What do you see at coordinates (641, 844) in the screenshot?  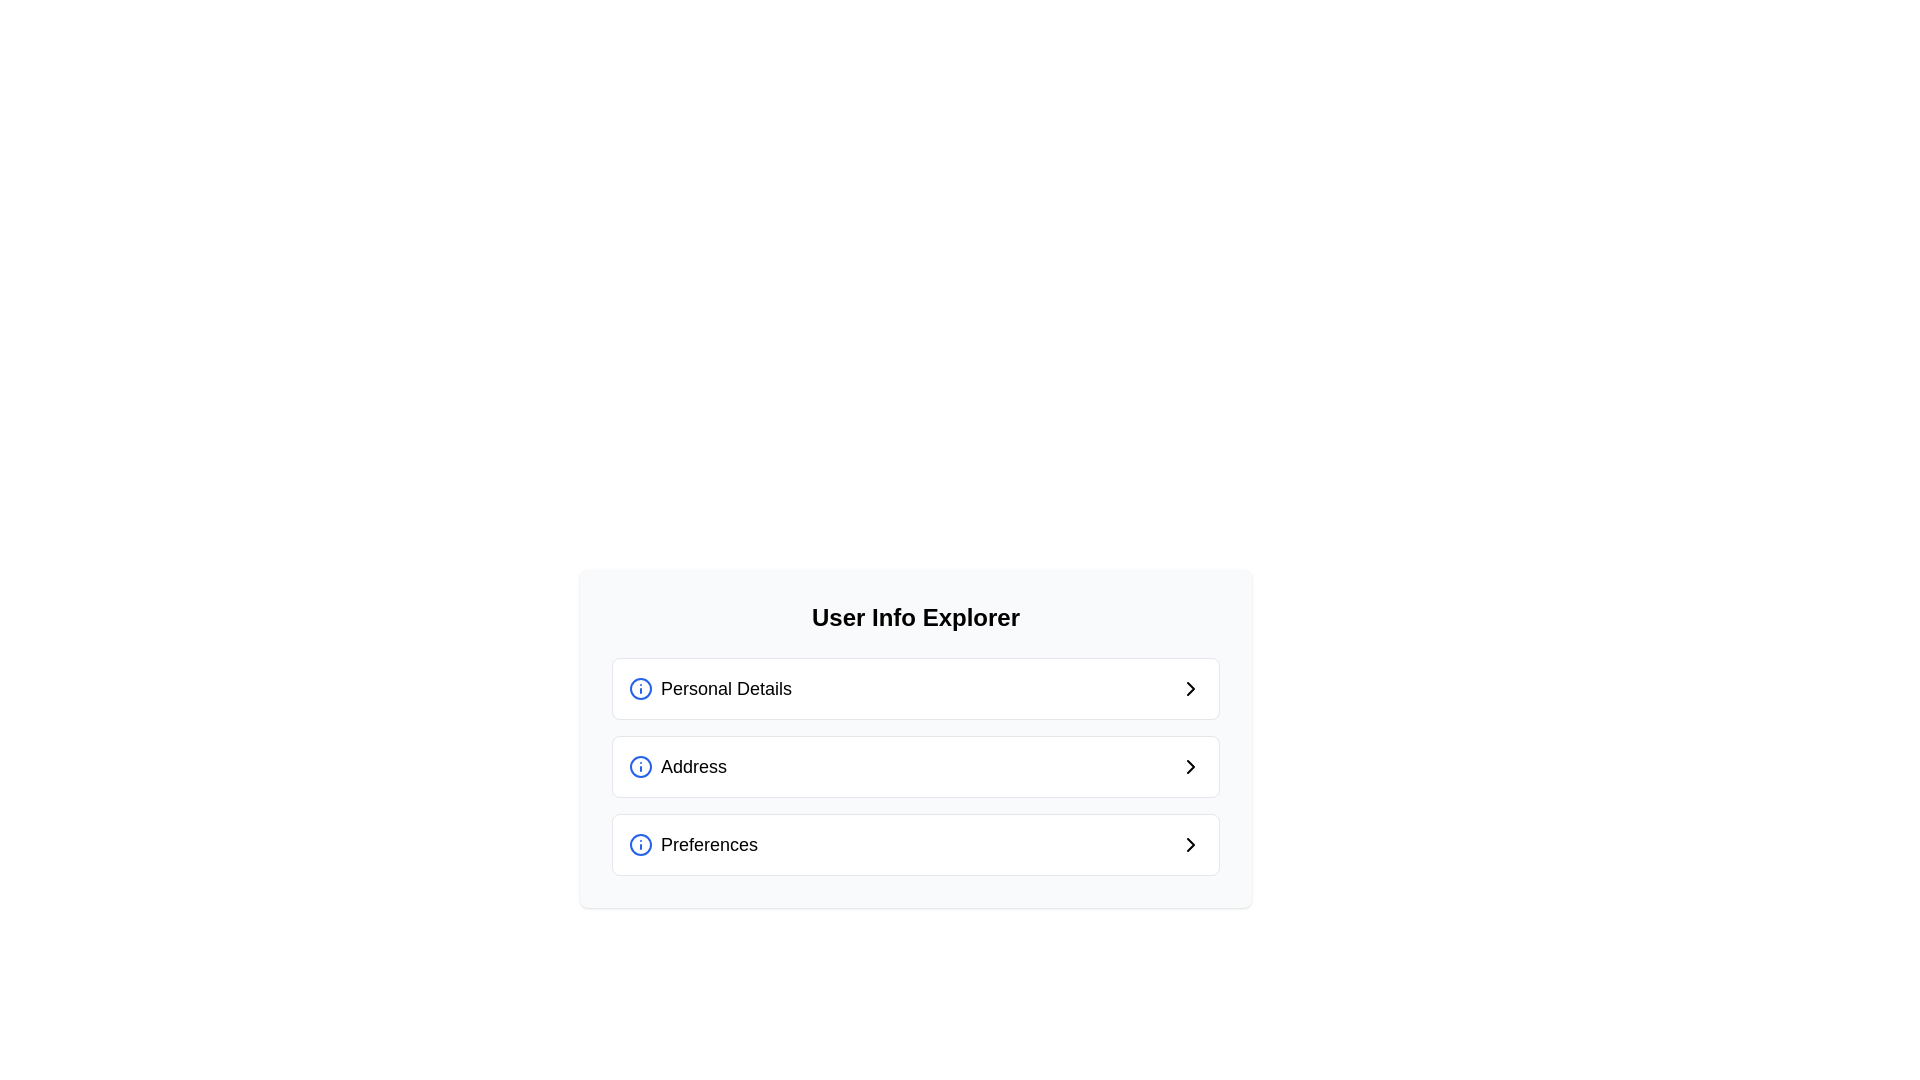 I see `the circular icon with a blue outline and exclamation mark, located in the third row next to the 'Preferences' label` at bounding box center [641, 844].